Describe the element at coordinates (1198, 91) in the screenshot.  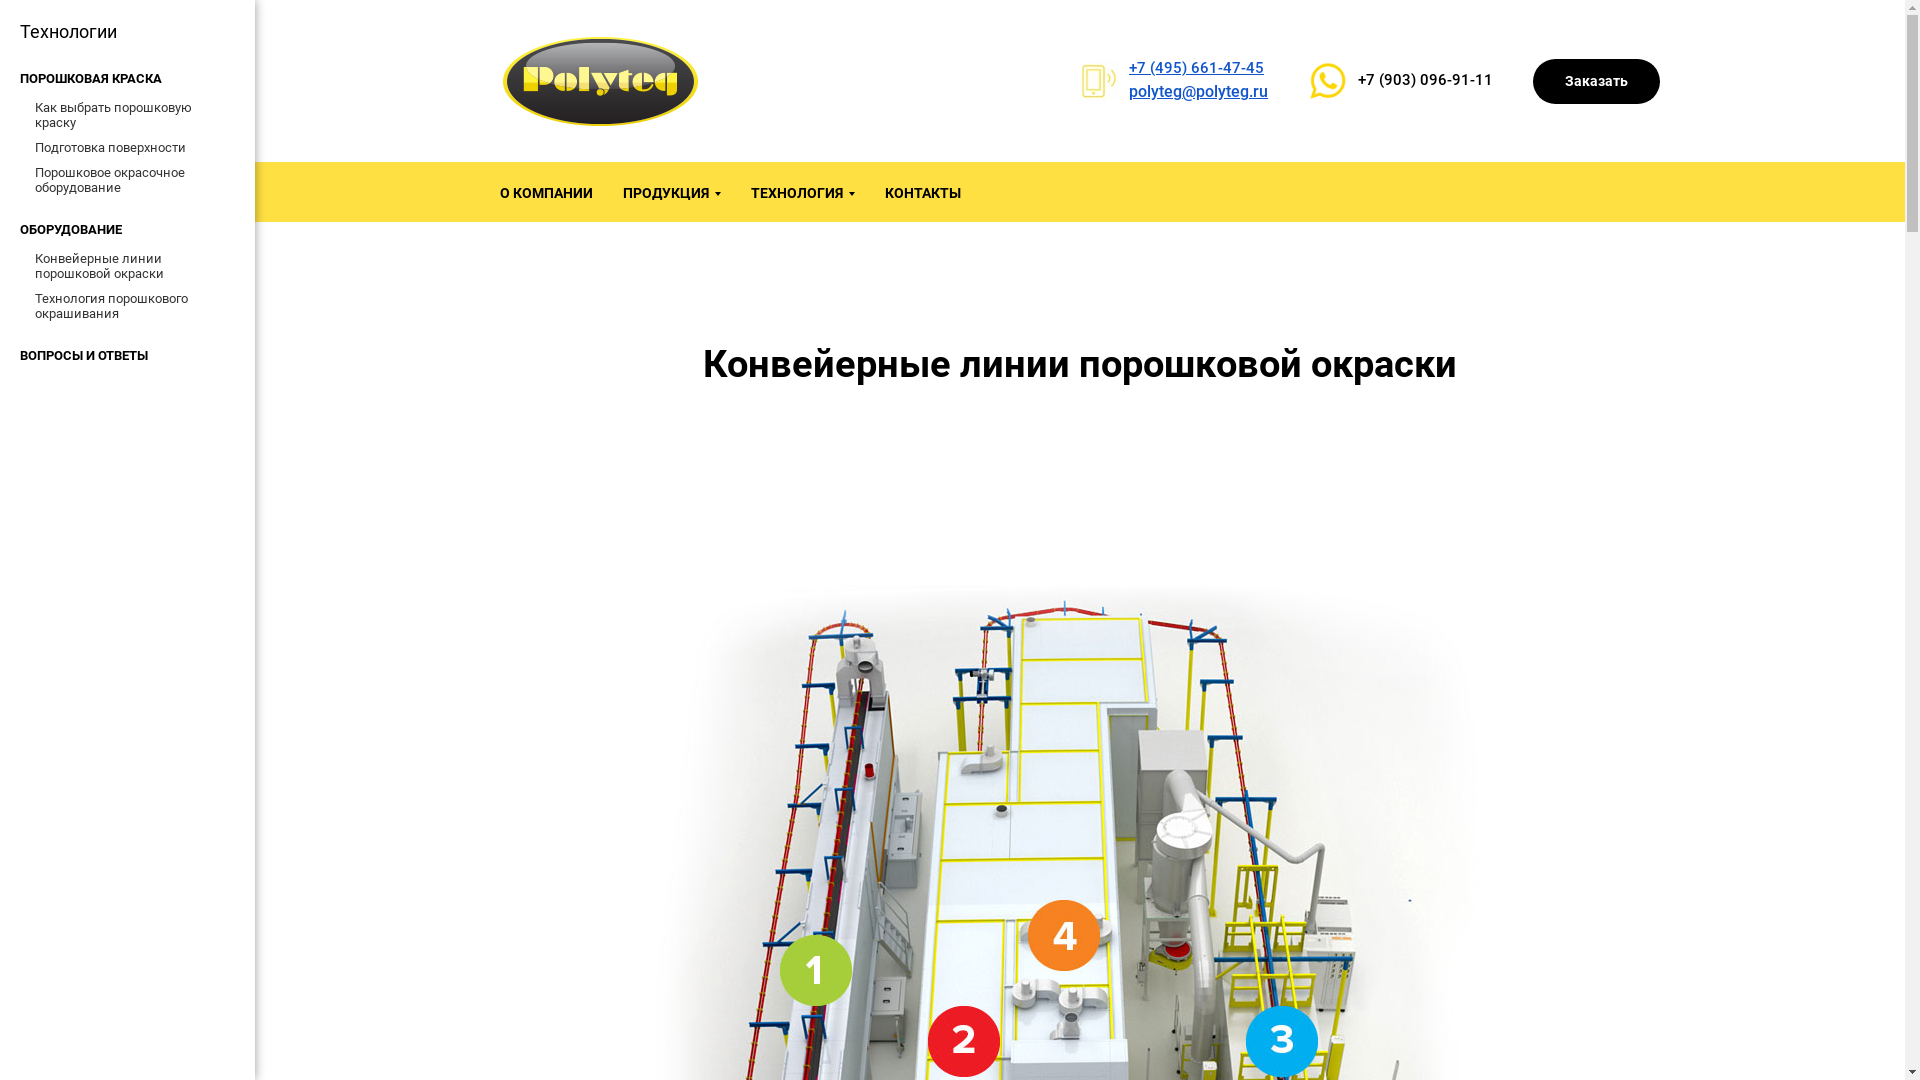
I see `'polyteg@polyteg.ru'` at that location.